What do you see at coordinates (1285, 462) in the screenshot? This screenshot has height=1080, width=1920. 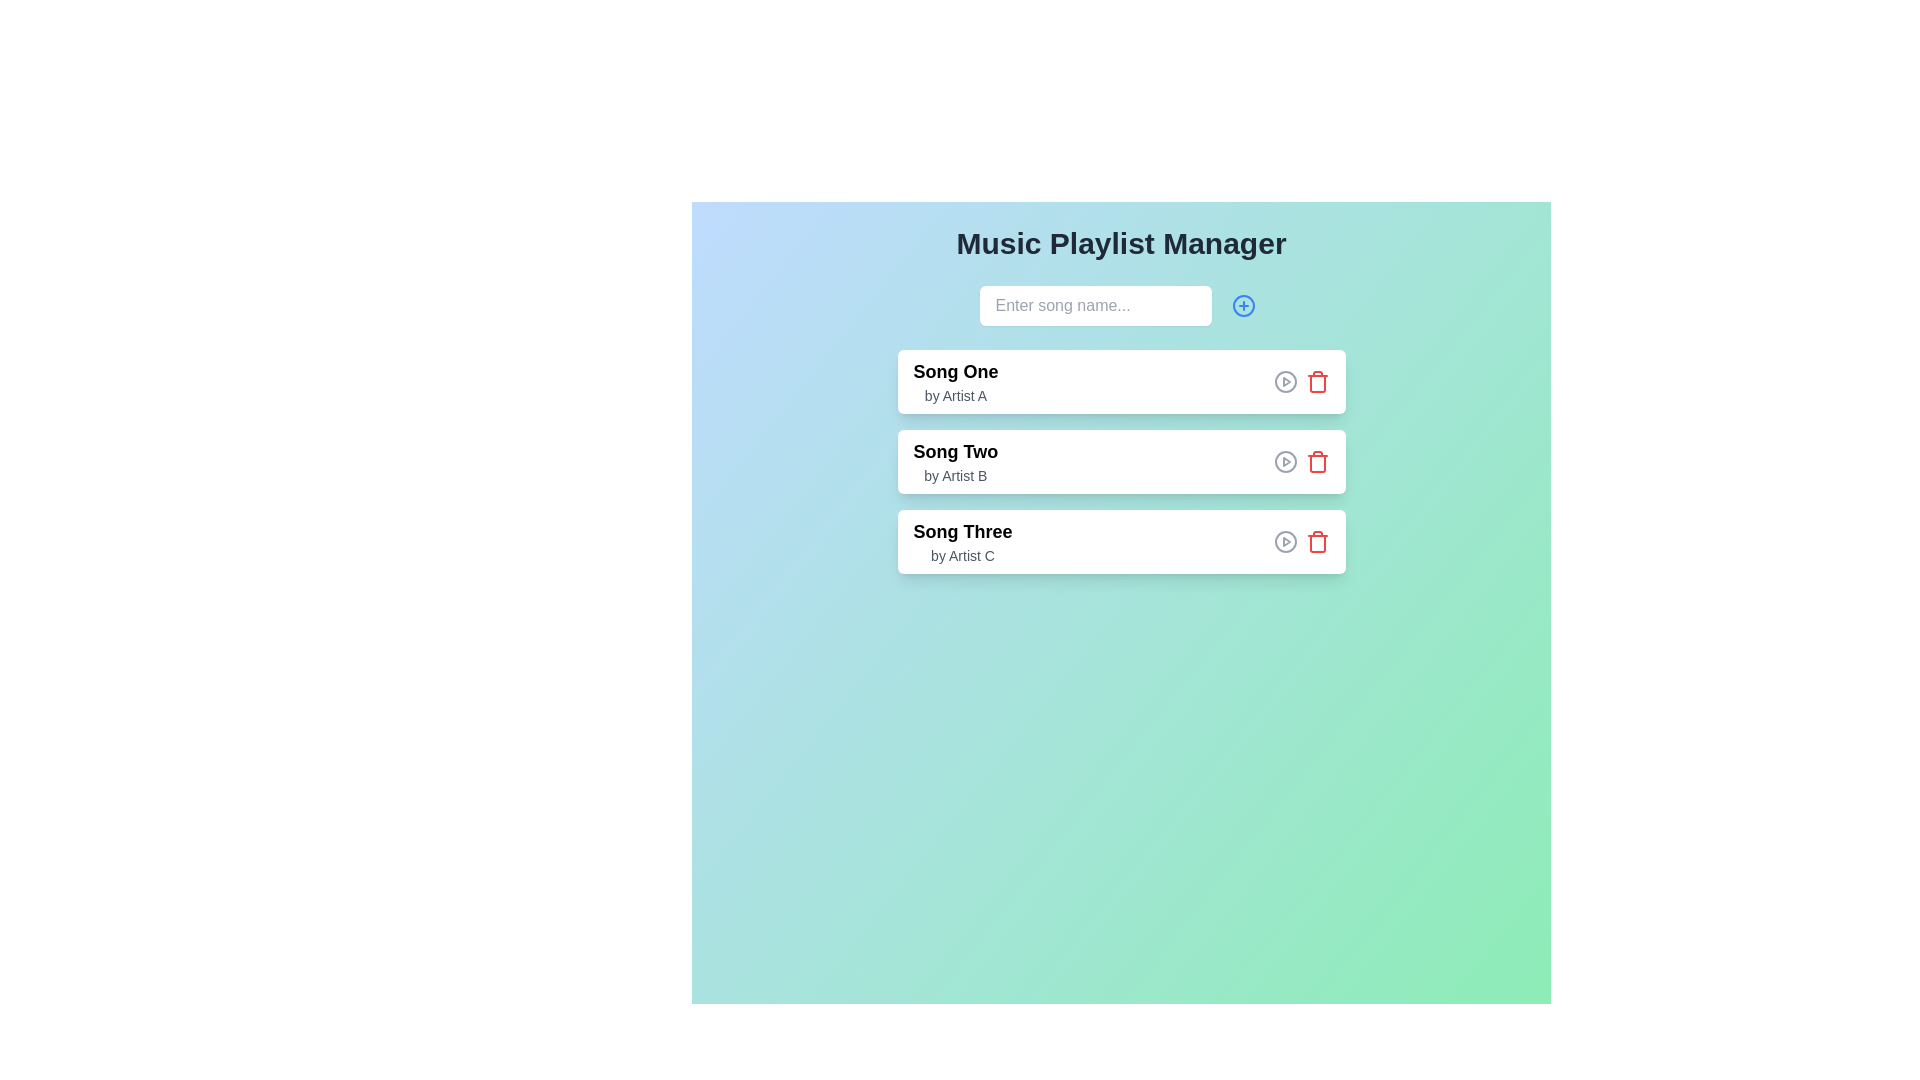 I see `the play button to initiate playback for the song in the 'Song Two' entry of the playlist, located to the left of the trash icon in the second row` at bounding box center [1285, 462].